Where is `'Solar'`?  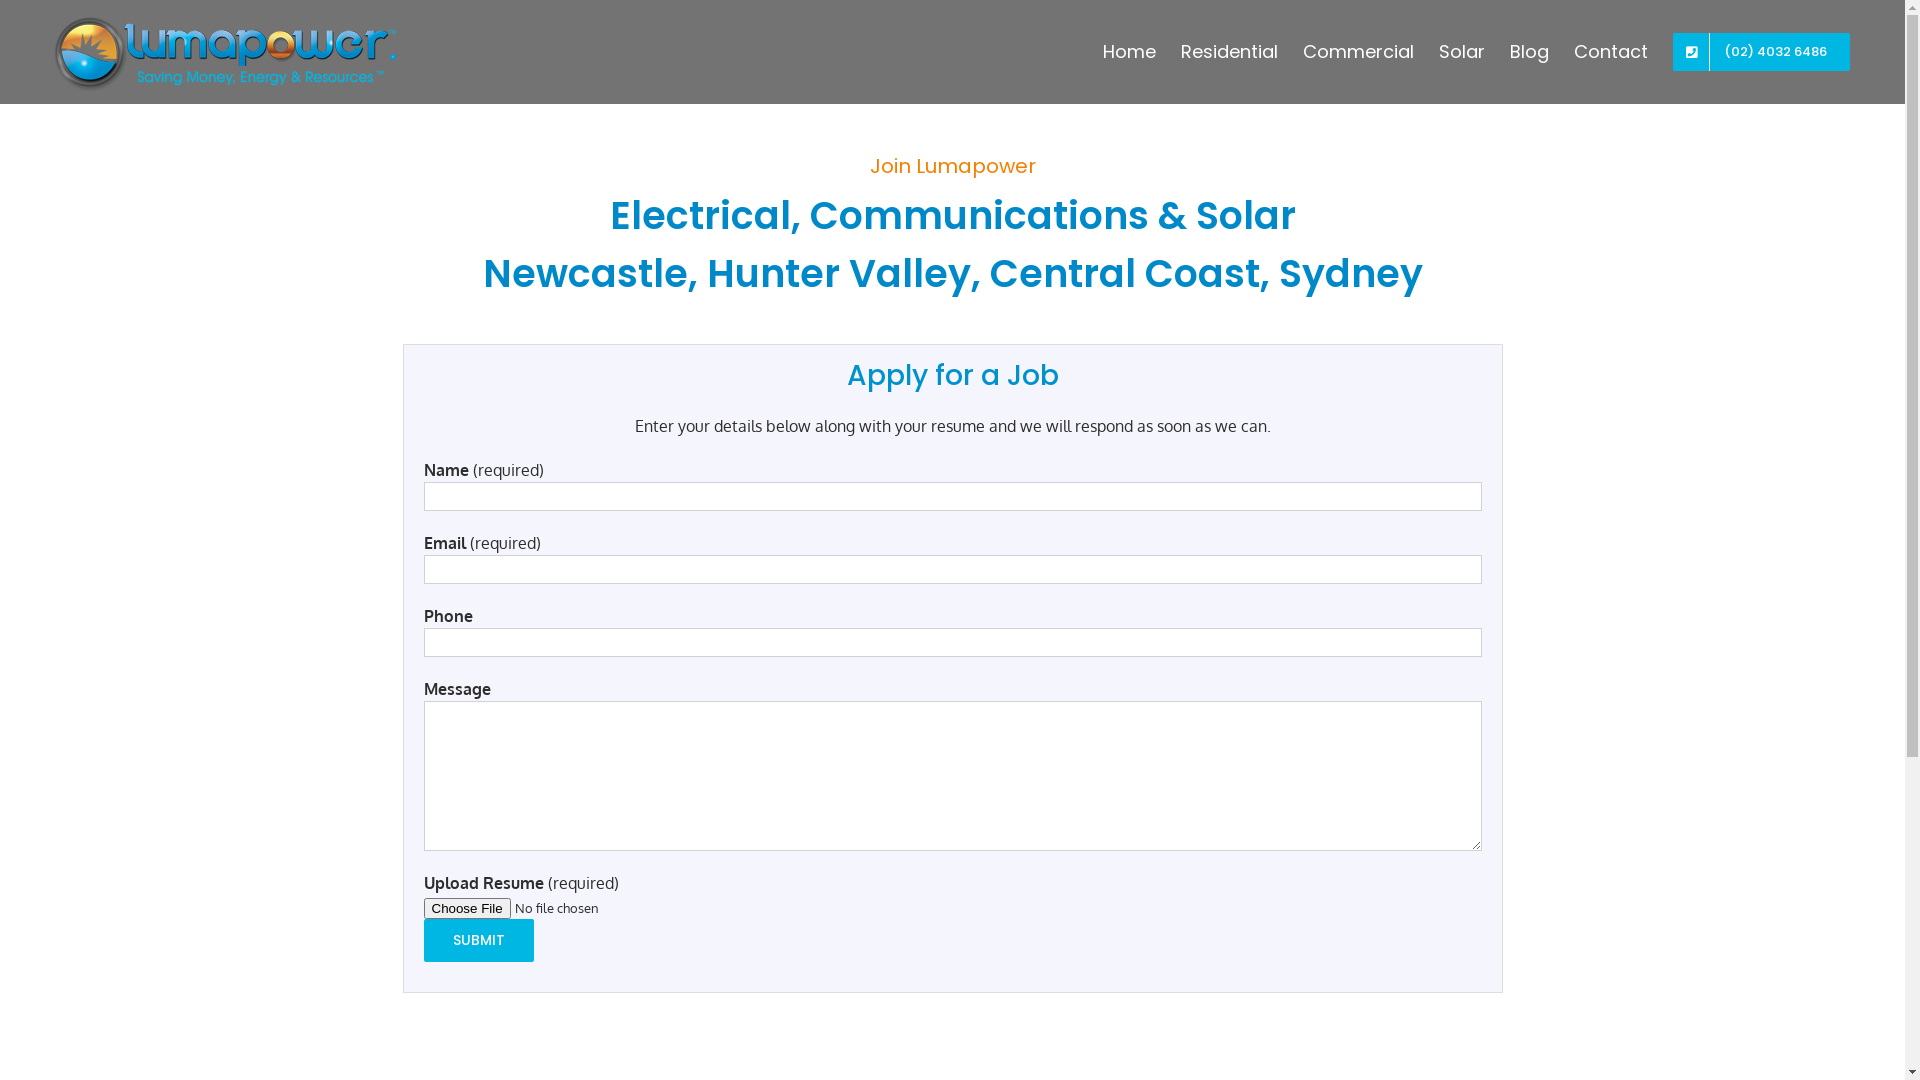
'Solar' is located at coordinates (1462, 50).